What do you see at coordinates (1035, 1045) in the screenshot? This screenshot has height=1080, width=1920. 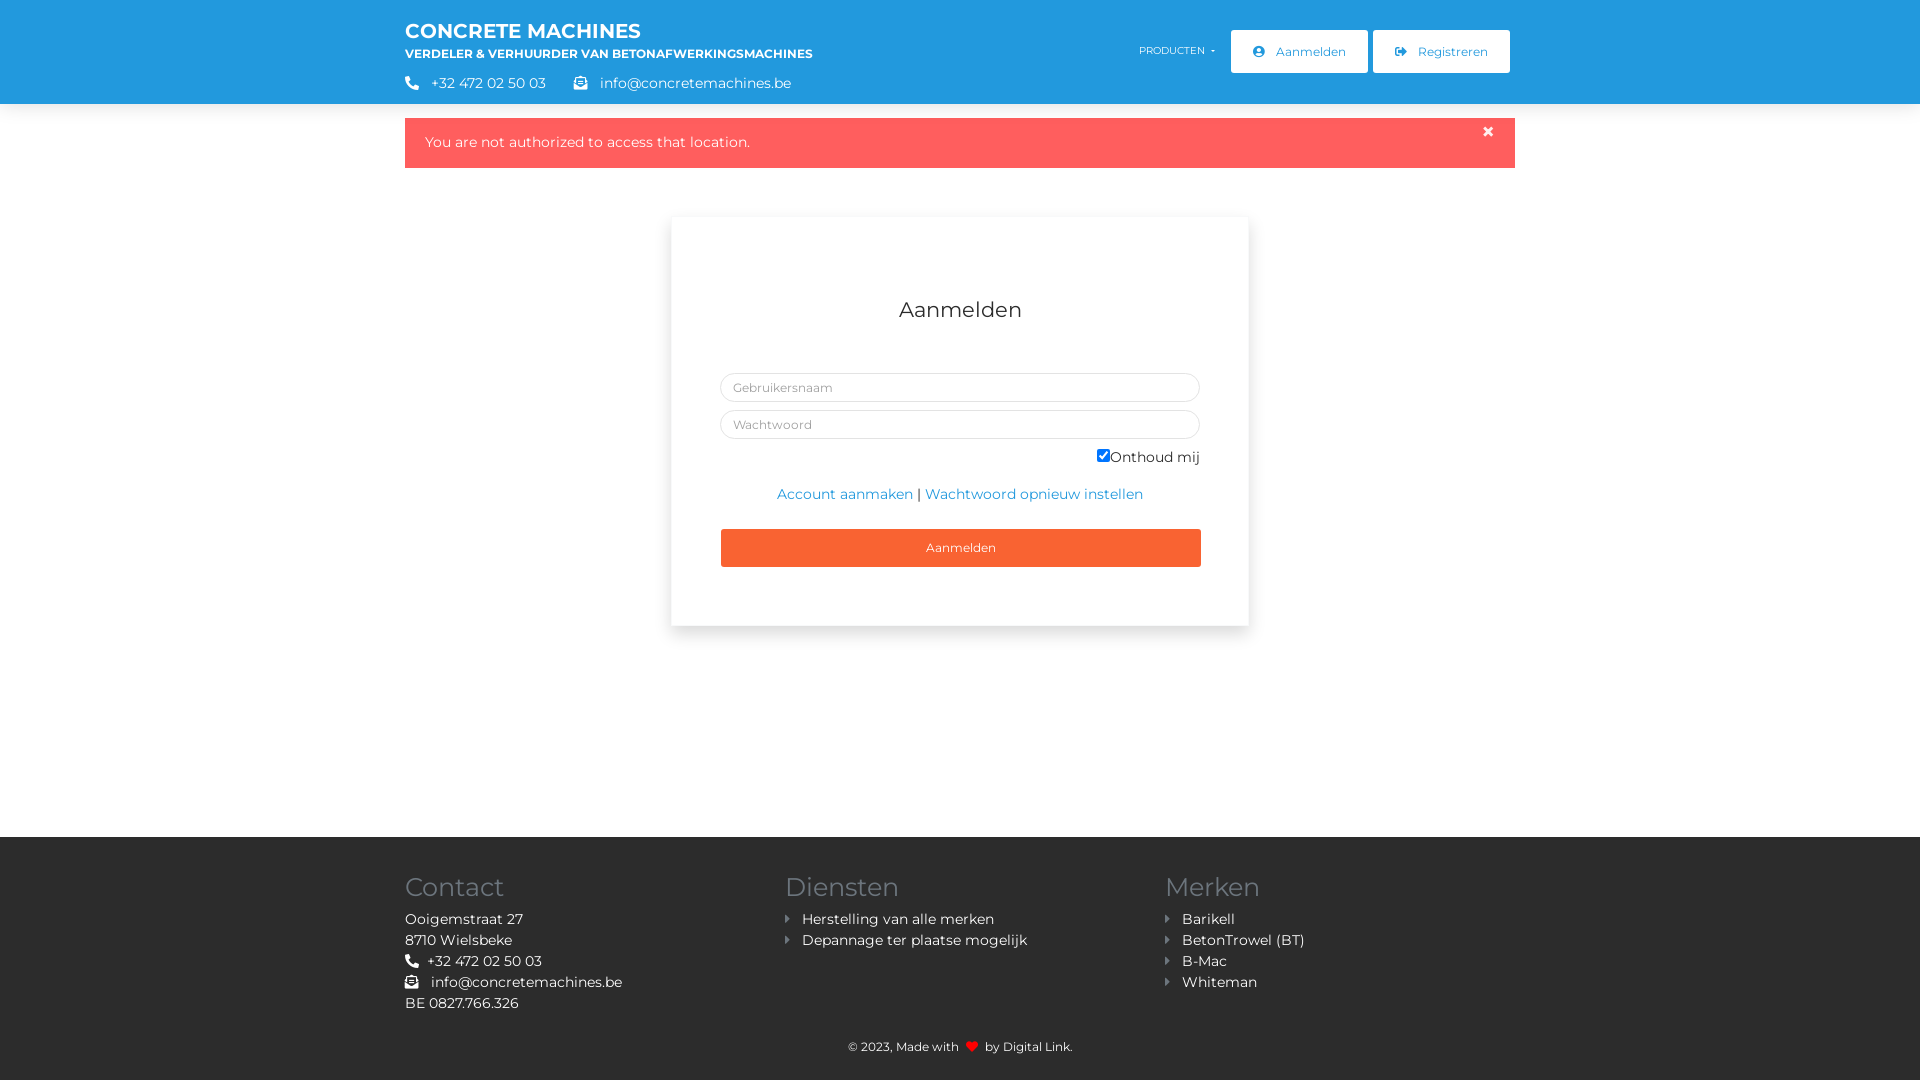 I see `'Digital Link'` at bounding box center [1035, 1045].